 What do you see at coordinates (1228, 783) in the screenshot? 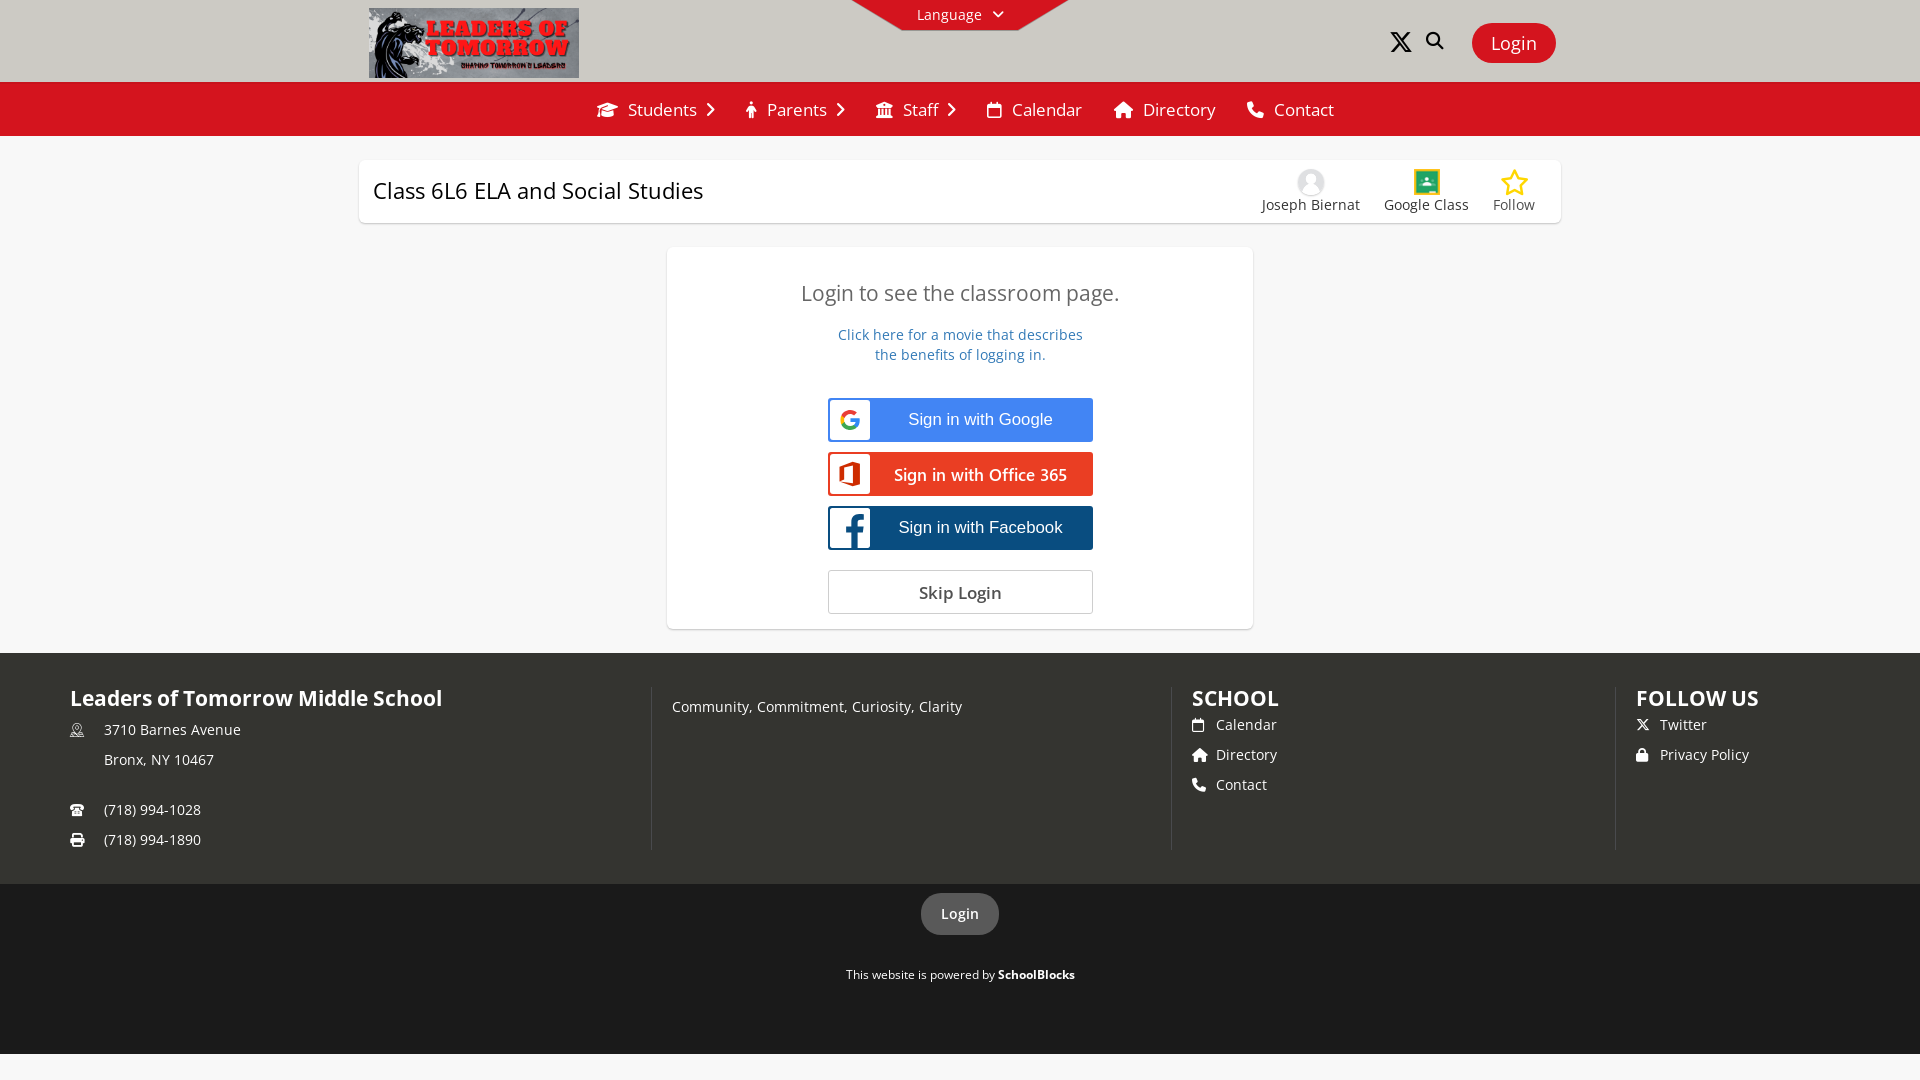
I see `'Contact'` at bounding box center [1228, 783].